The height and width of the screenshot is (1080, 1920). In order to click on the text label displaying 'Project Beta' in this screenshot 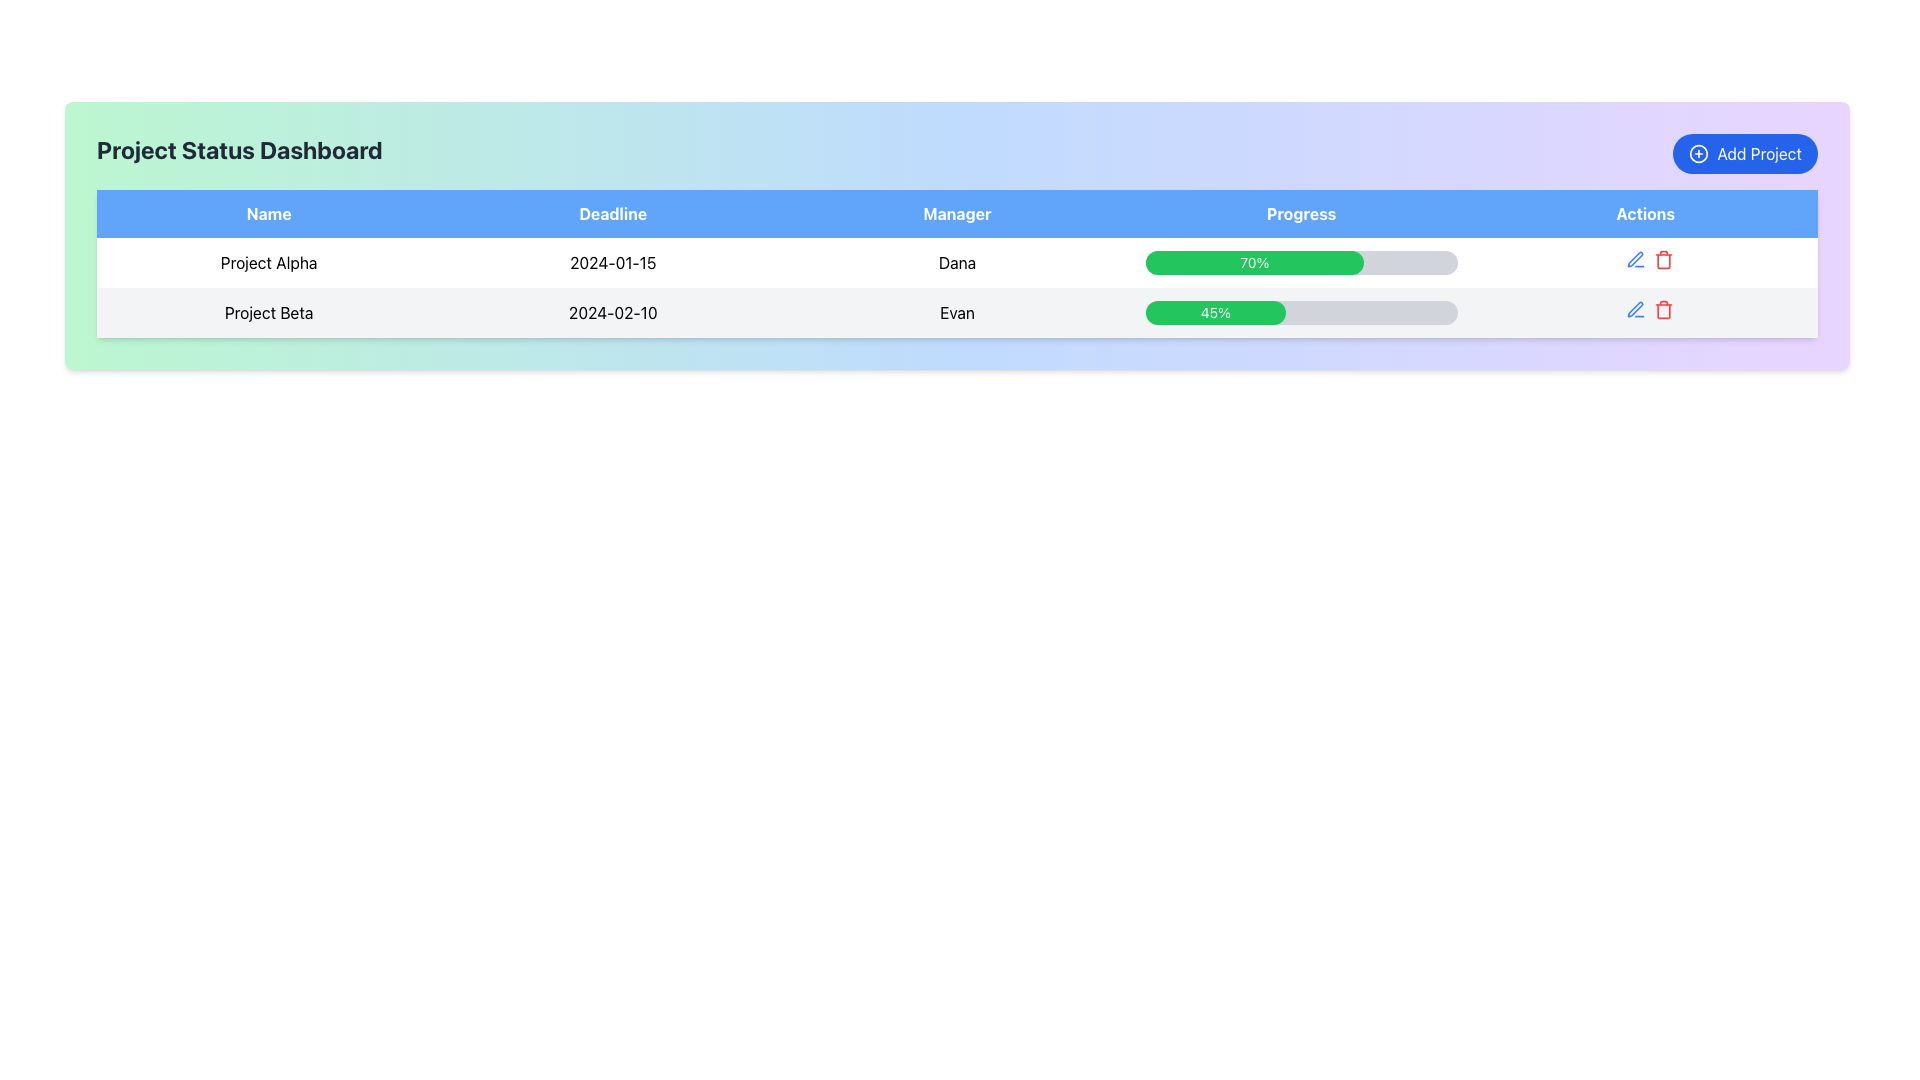, I will do `click(268, 312)`.